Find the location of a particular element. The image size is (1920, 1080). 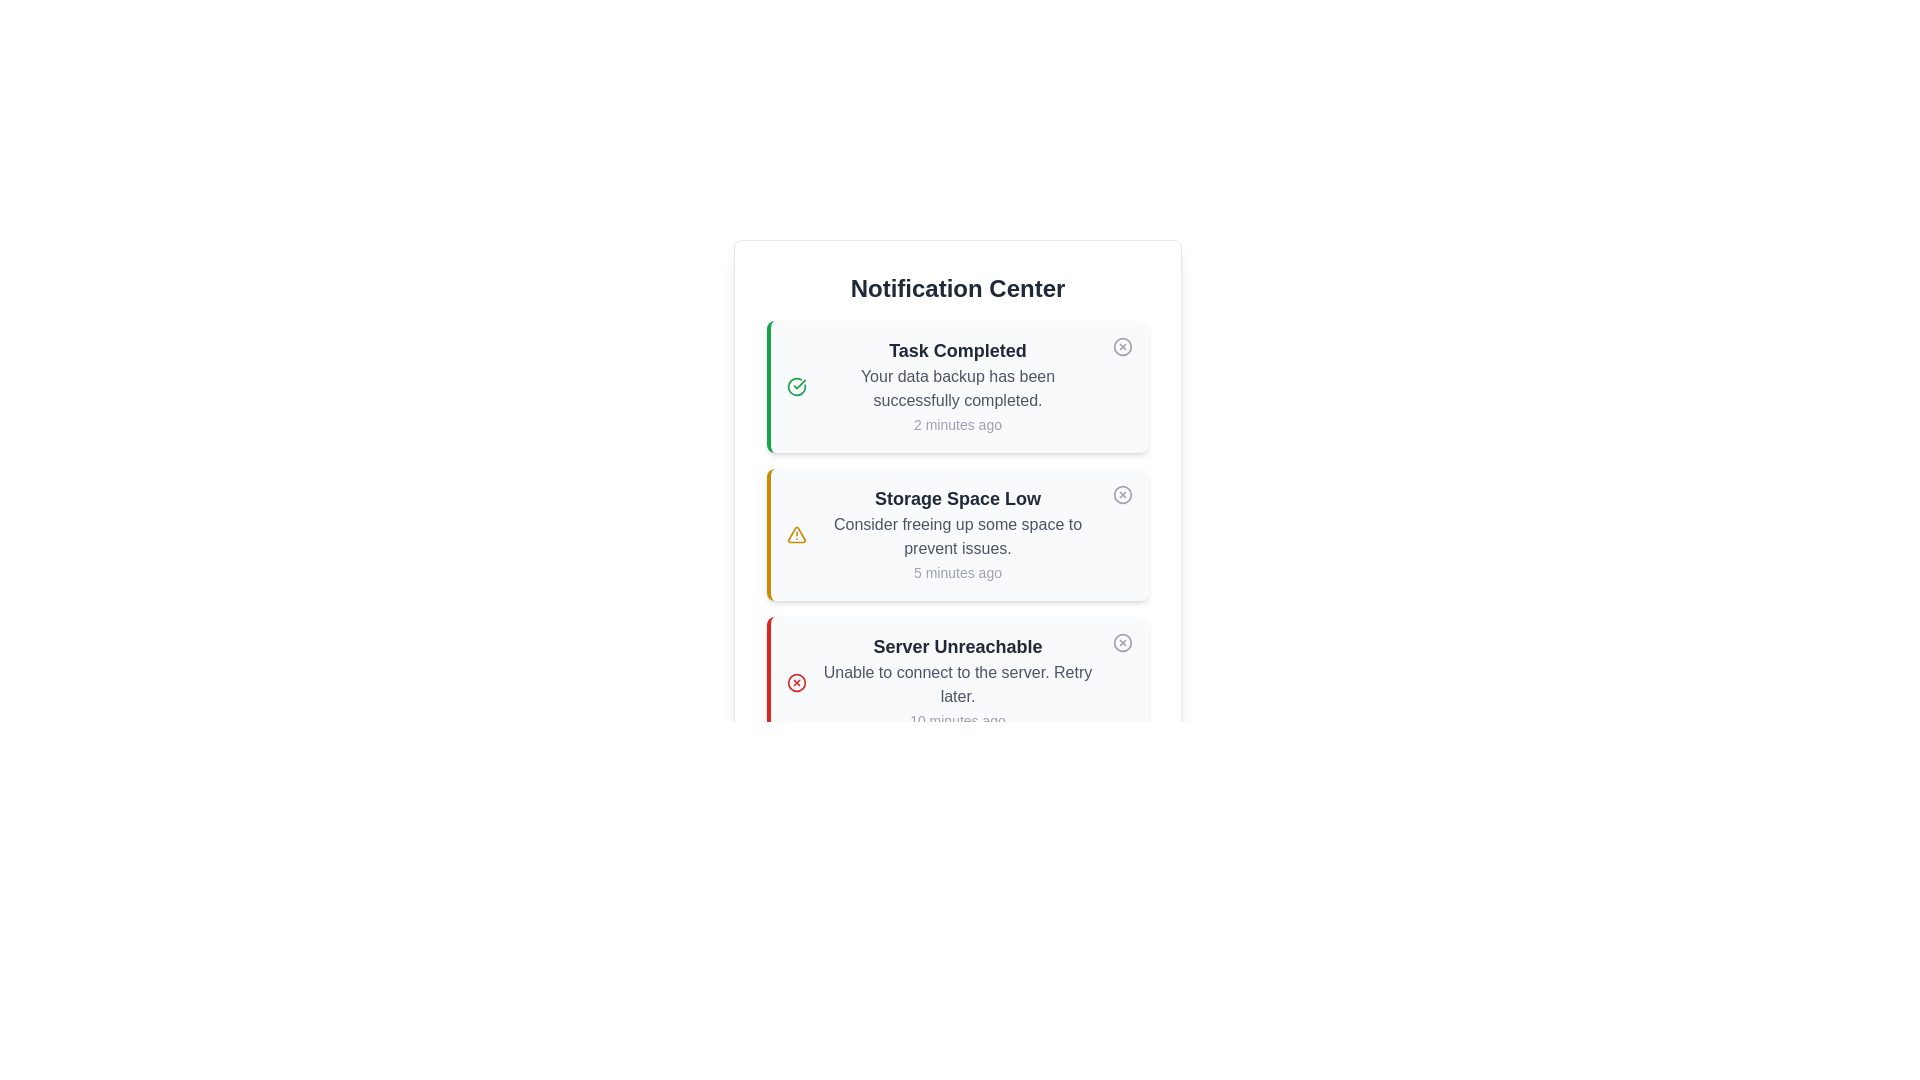

the error icon indicating 'Server Unreachable', located to the left of the corresponding notification text is located at coordinates (795, 681).